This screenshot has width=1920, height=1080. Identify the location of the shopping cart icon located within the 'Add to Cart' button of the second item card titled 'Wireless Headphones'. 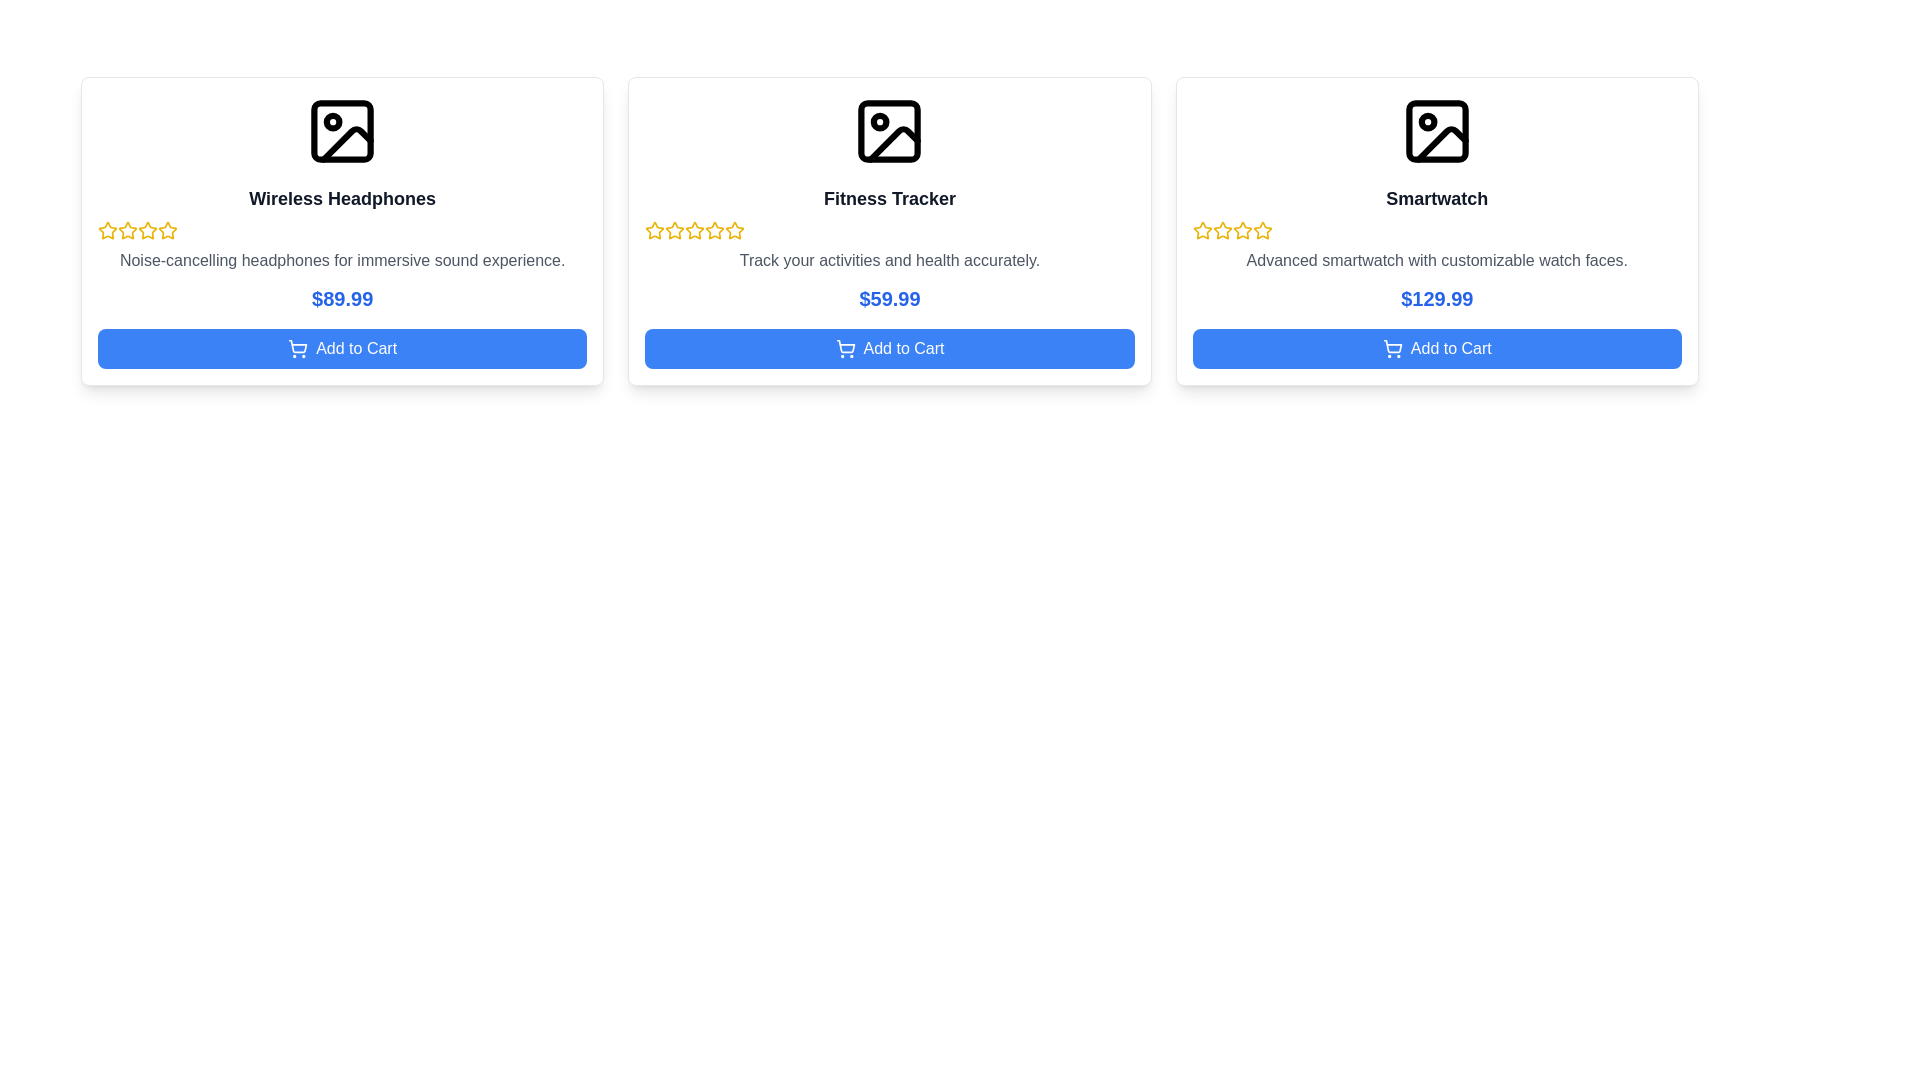
(297, 345).